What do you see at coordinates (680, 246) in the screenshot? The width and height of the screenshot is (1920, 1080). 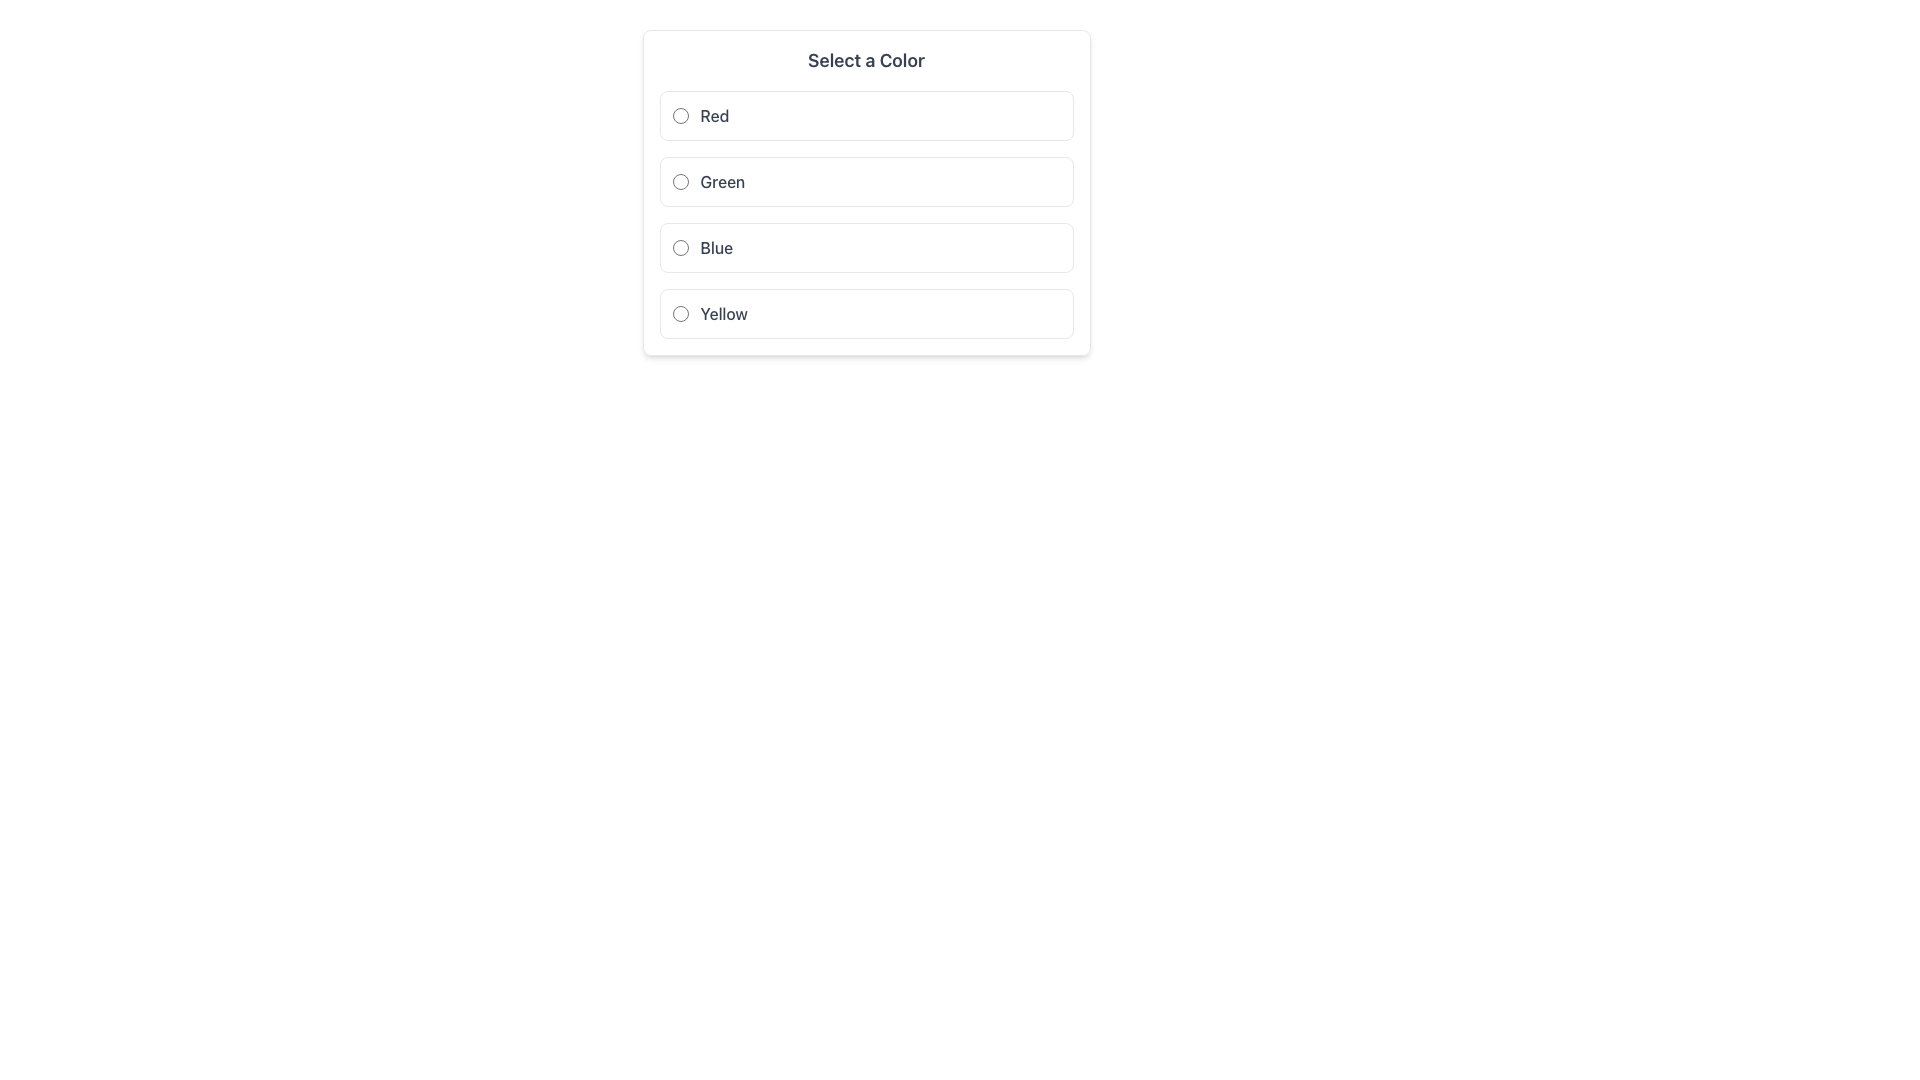 I see `the radio button labeled 'Blue'` at bounding box center [680, 246].